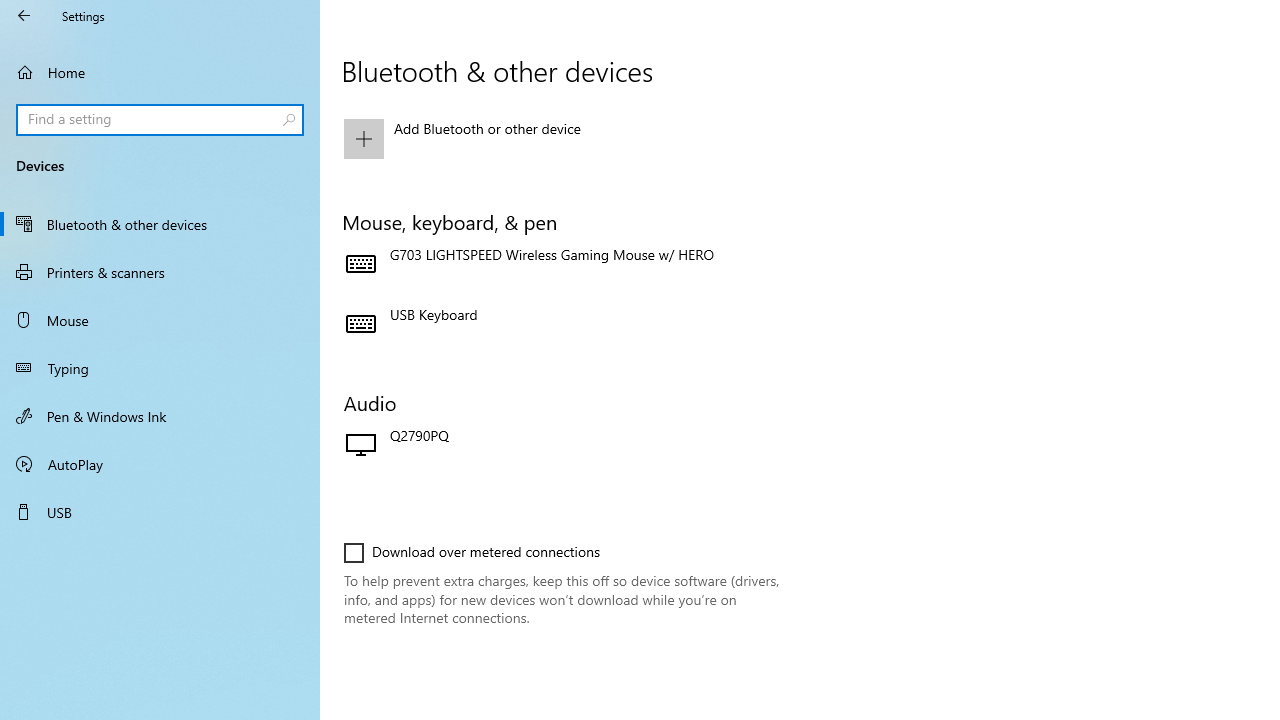 Image resolution: width=1280 pixels, height=720 pixels. What do you see at coordinates (160, 319) in the screenshot?
I see `'Mouse'` at bounding box center [160, 319].